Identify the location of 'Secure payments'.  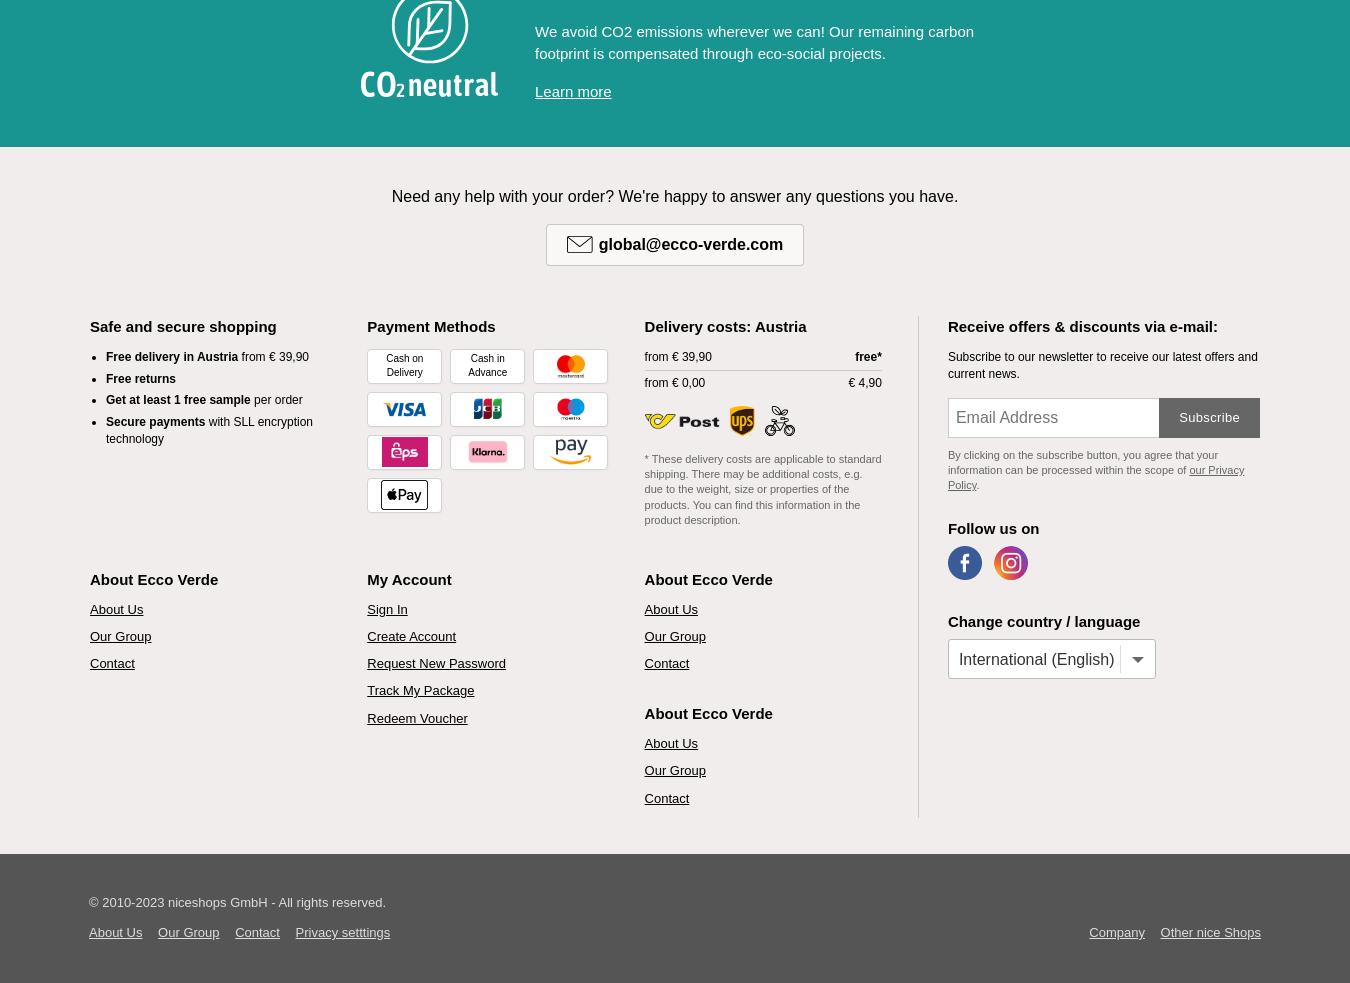
(155, 420).